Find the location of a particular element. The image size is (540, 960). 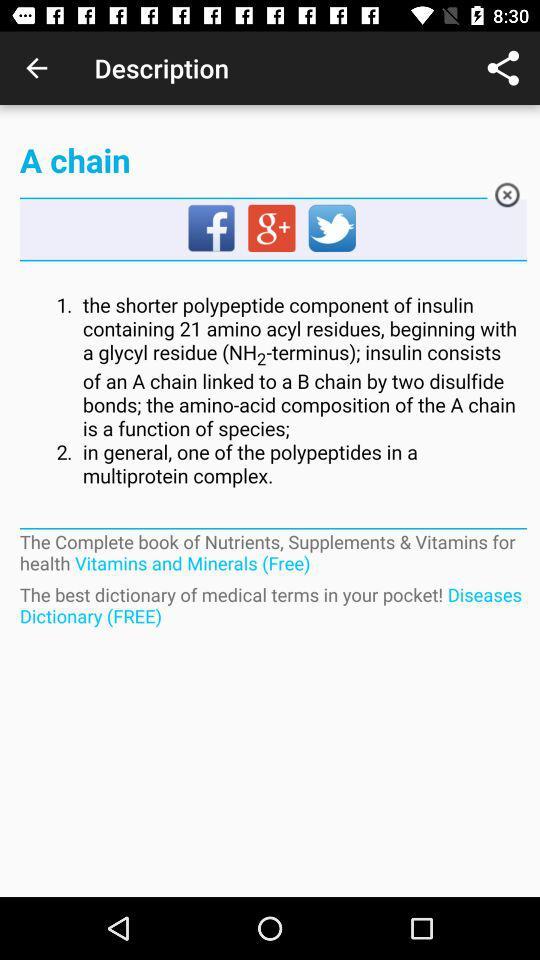

google plus link is located at coordinates (272, 229).